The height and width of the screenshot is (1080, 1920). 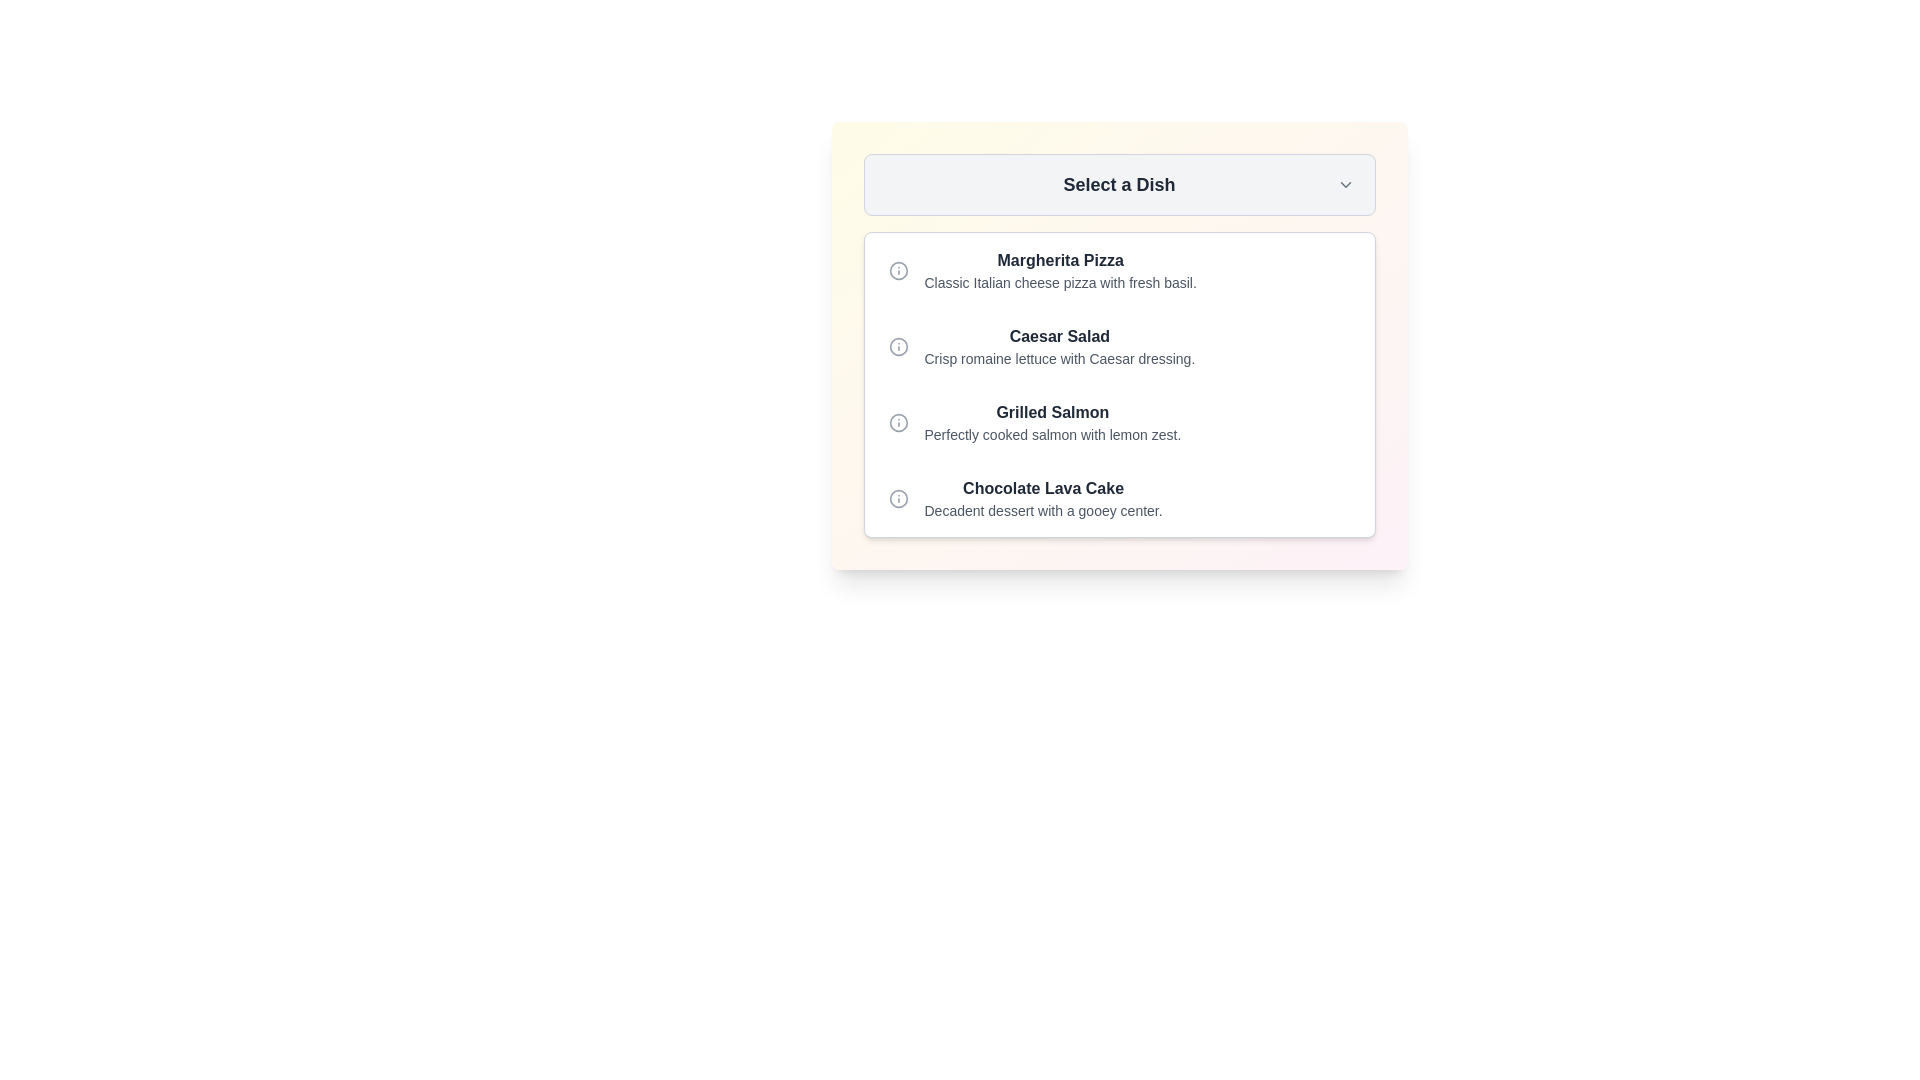 I want to click on the dropdown indicator icon, which is an arrow-shaped icon pointing downward, located to the far right of the header titled 'Select a Dish', to trigger a tooltip or visual effect, so click(x=1345, y=185).